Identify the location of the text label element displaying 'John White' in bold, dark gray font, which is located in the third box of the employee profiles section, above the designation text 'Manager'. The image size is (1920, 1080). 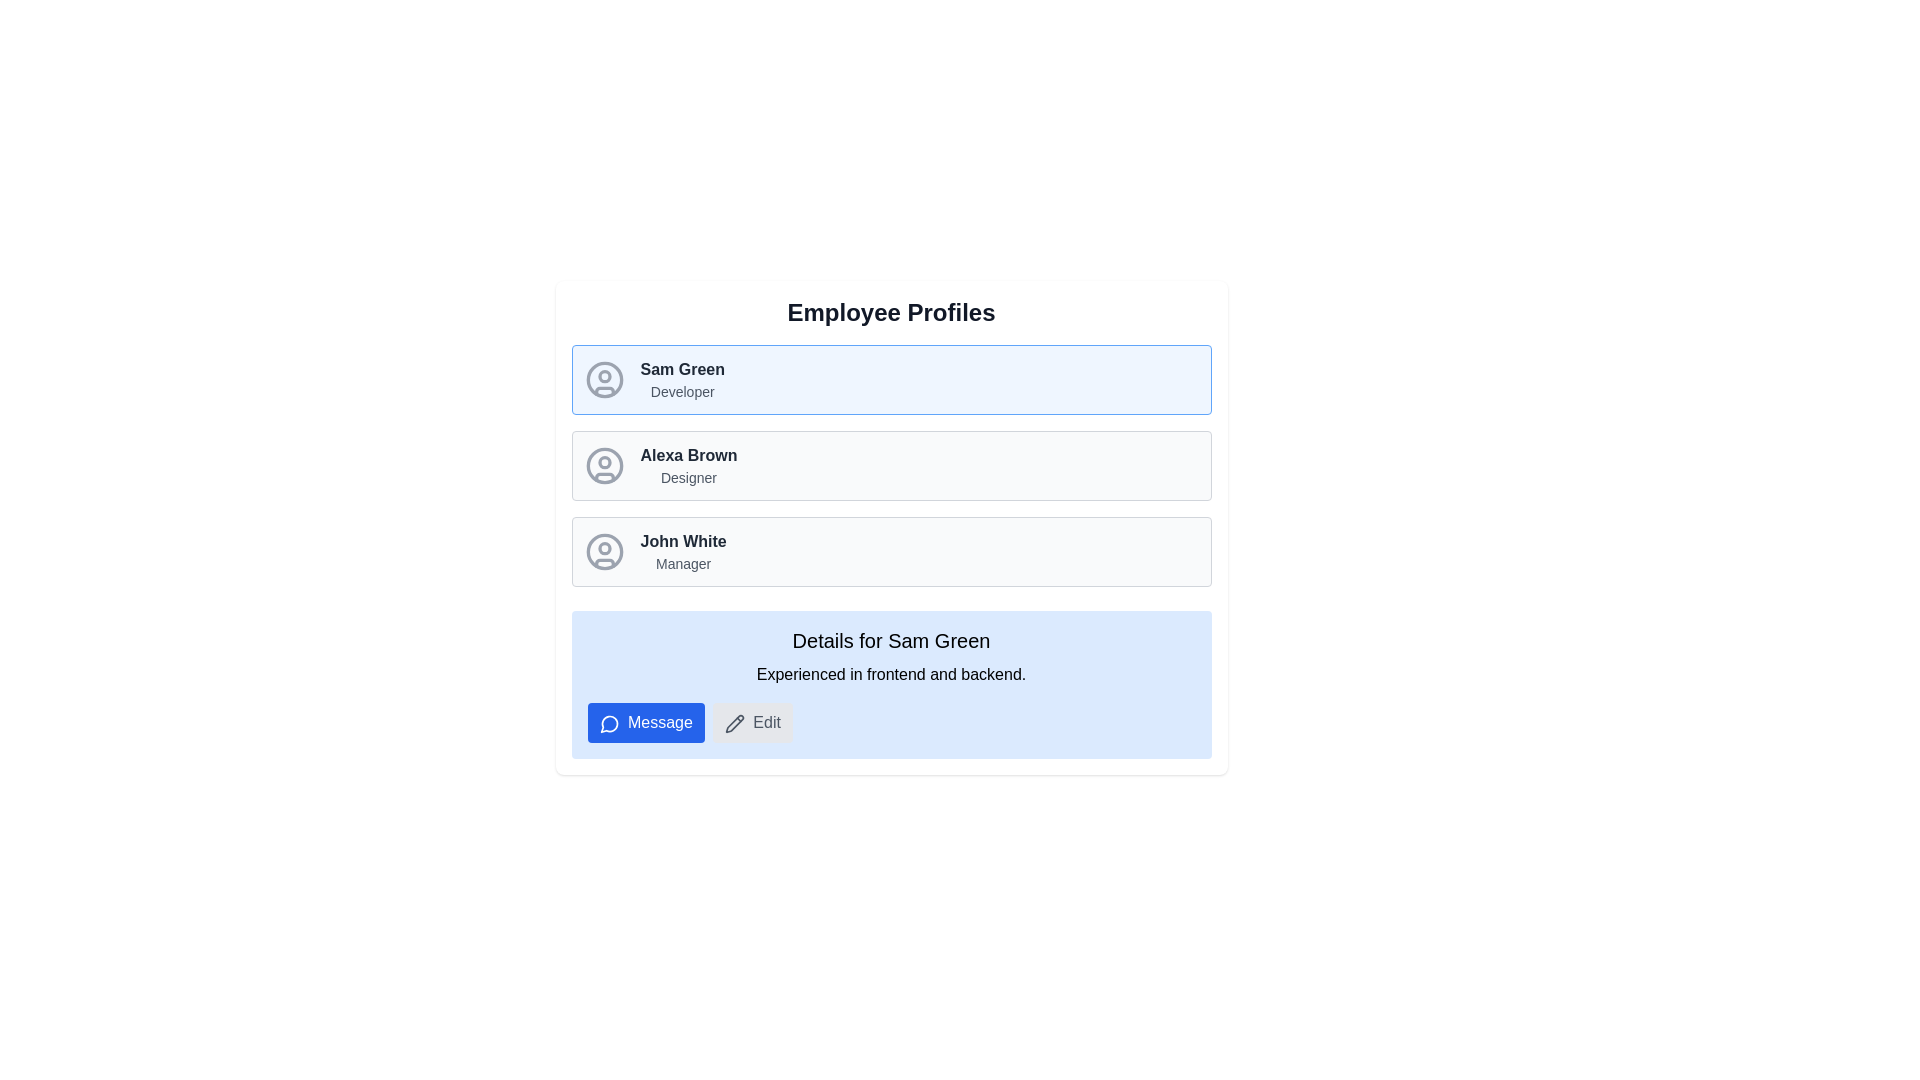
(683, 542).